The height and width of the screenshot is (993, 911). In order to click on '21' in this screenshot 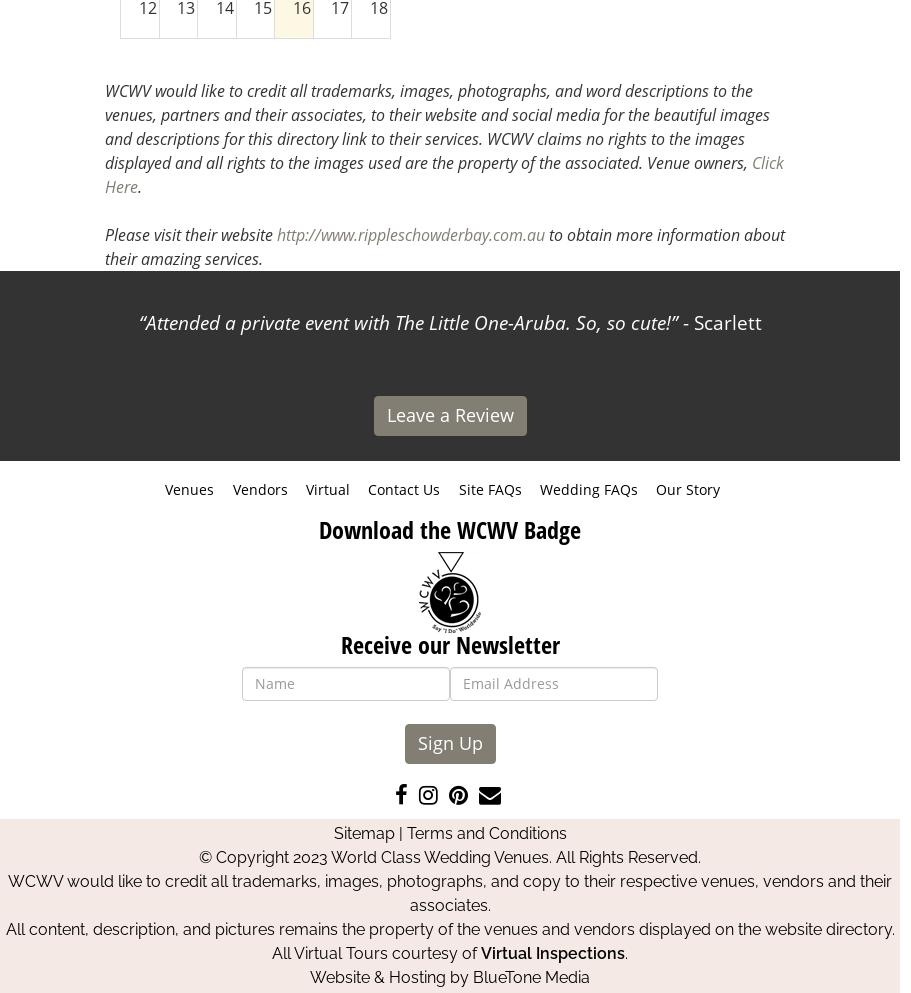, I will do `click(224, 71)`.